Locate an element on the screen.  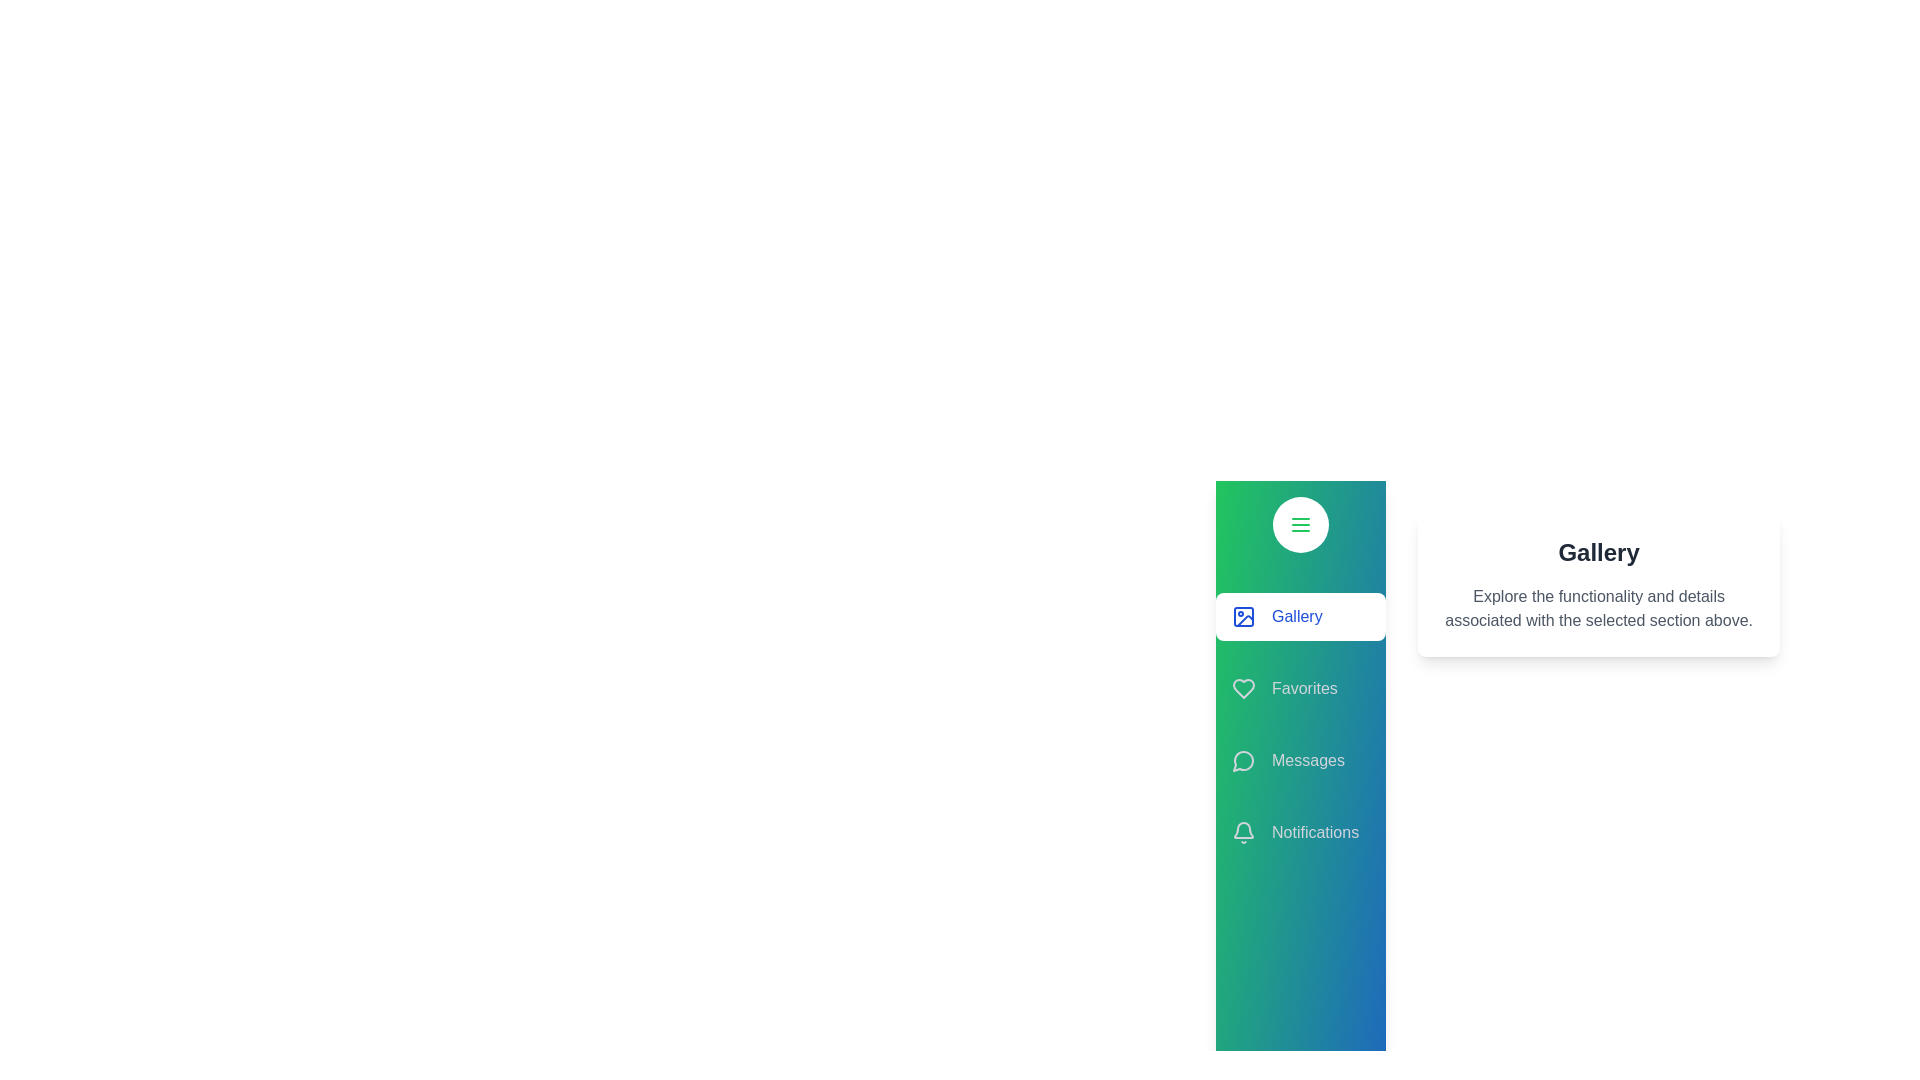
the section Messages in the EnhancedDrawer component is located at coordinates (1300, 760).